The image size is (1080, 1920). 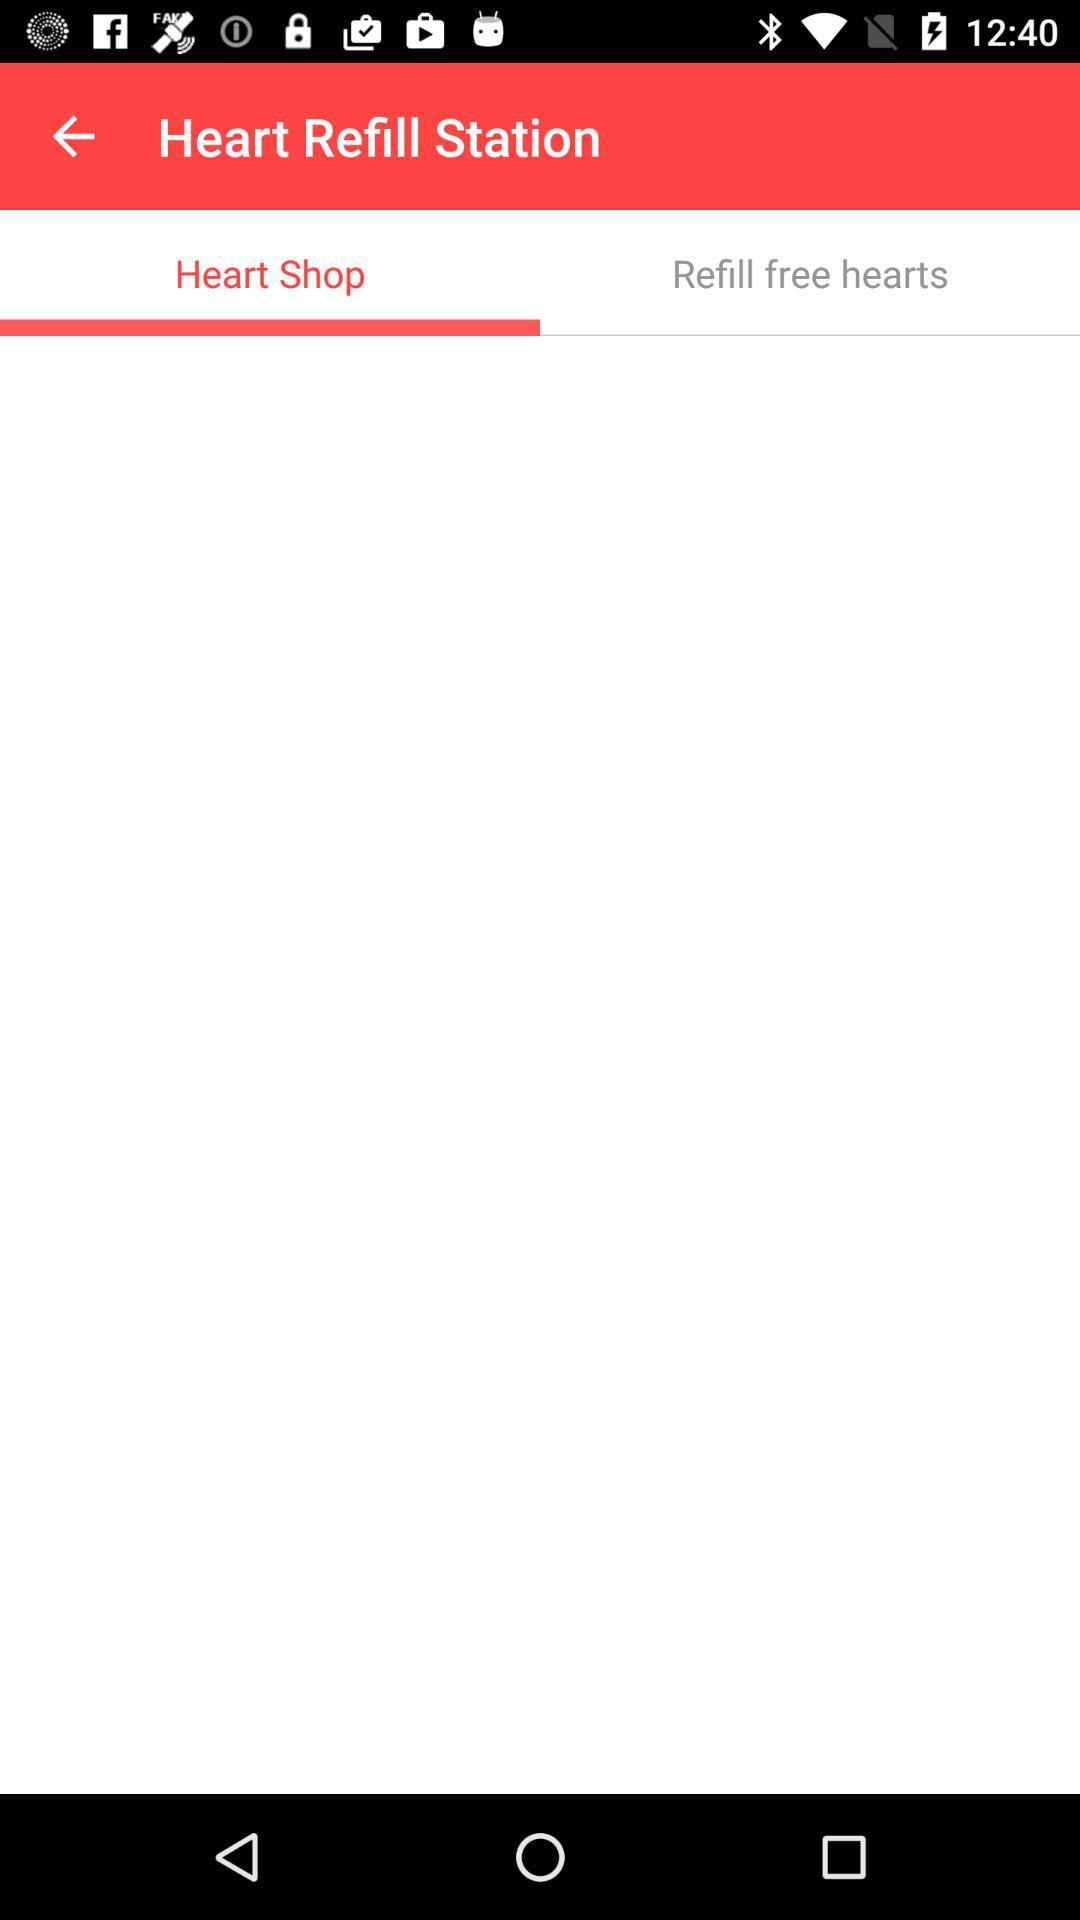 I want to click on the icon to the left of the heart refill station icon, so click(x=72, y=135).